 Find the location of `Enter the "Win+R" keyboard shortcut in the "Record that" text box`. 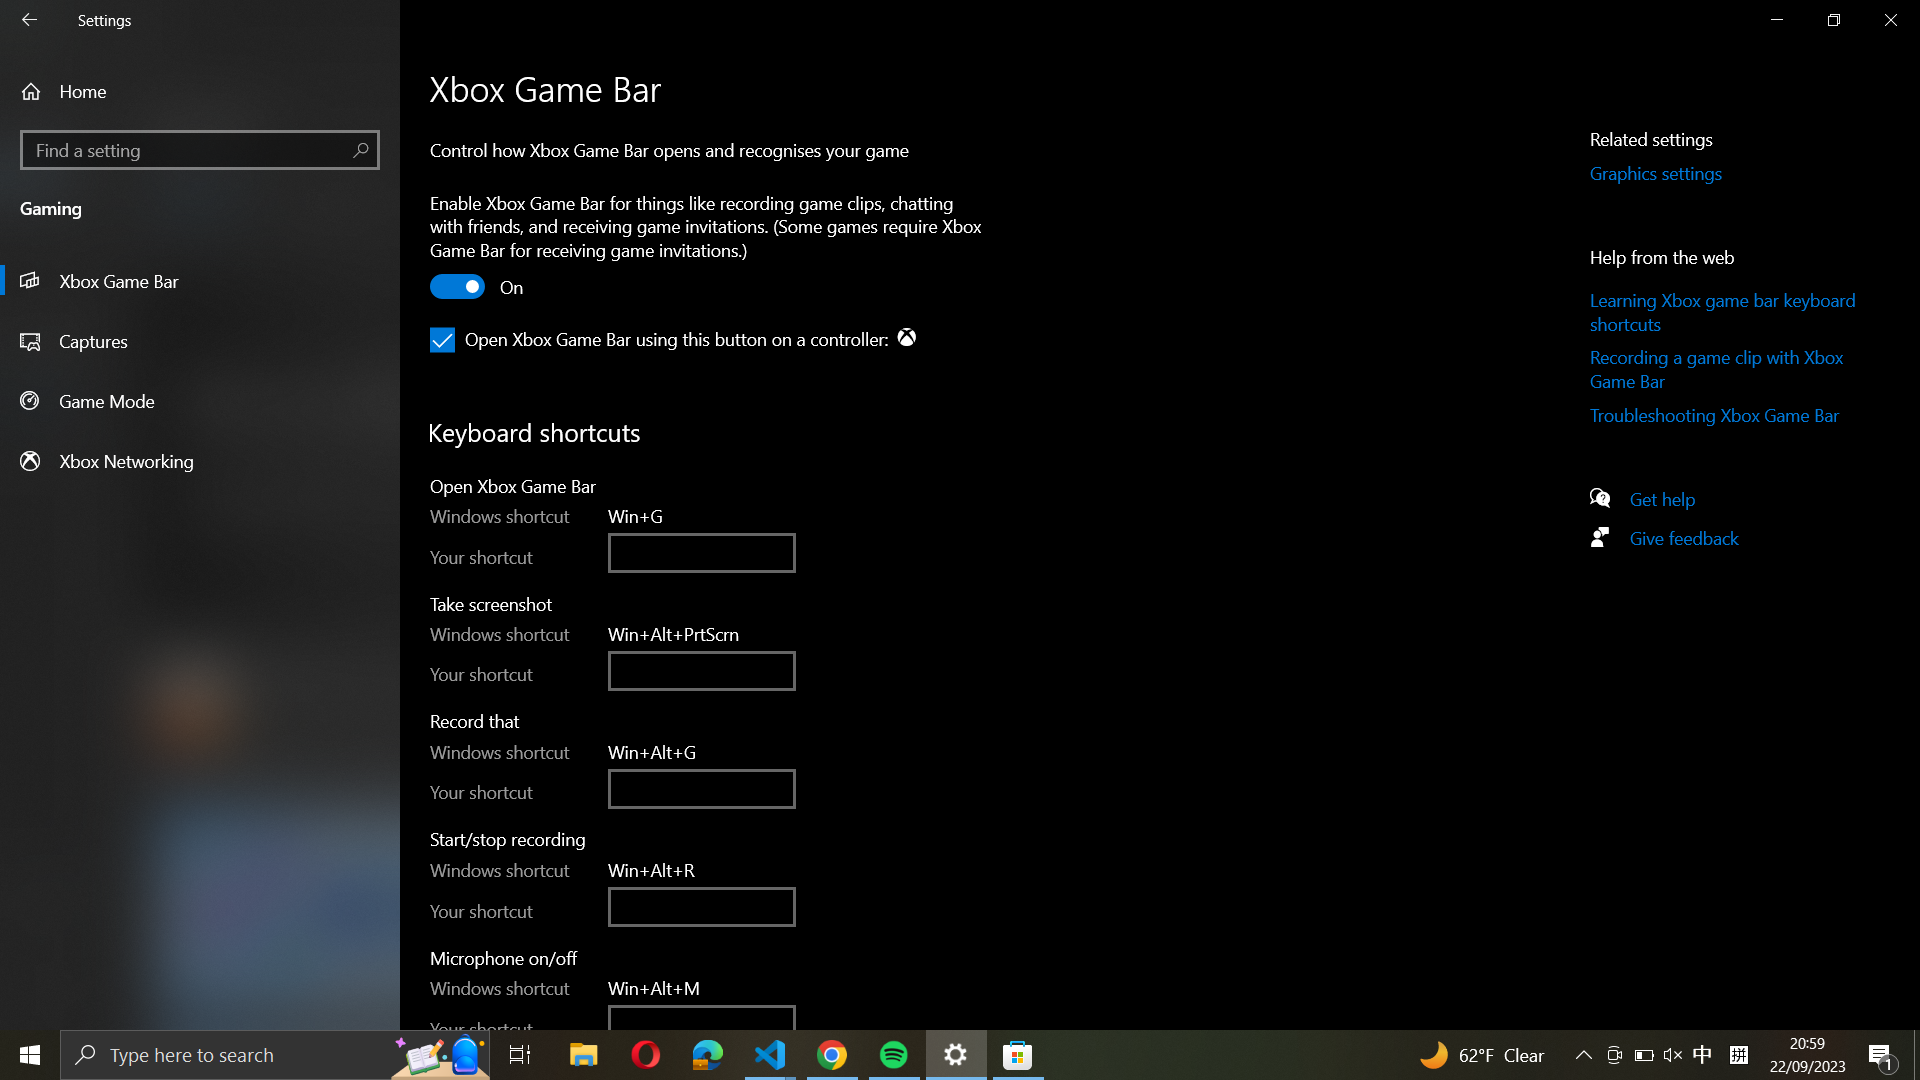

Enter the "Win+R" keyboard shortcut in the "Record that" text box is located at coordinates (702, 787).